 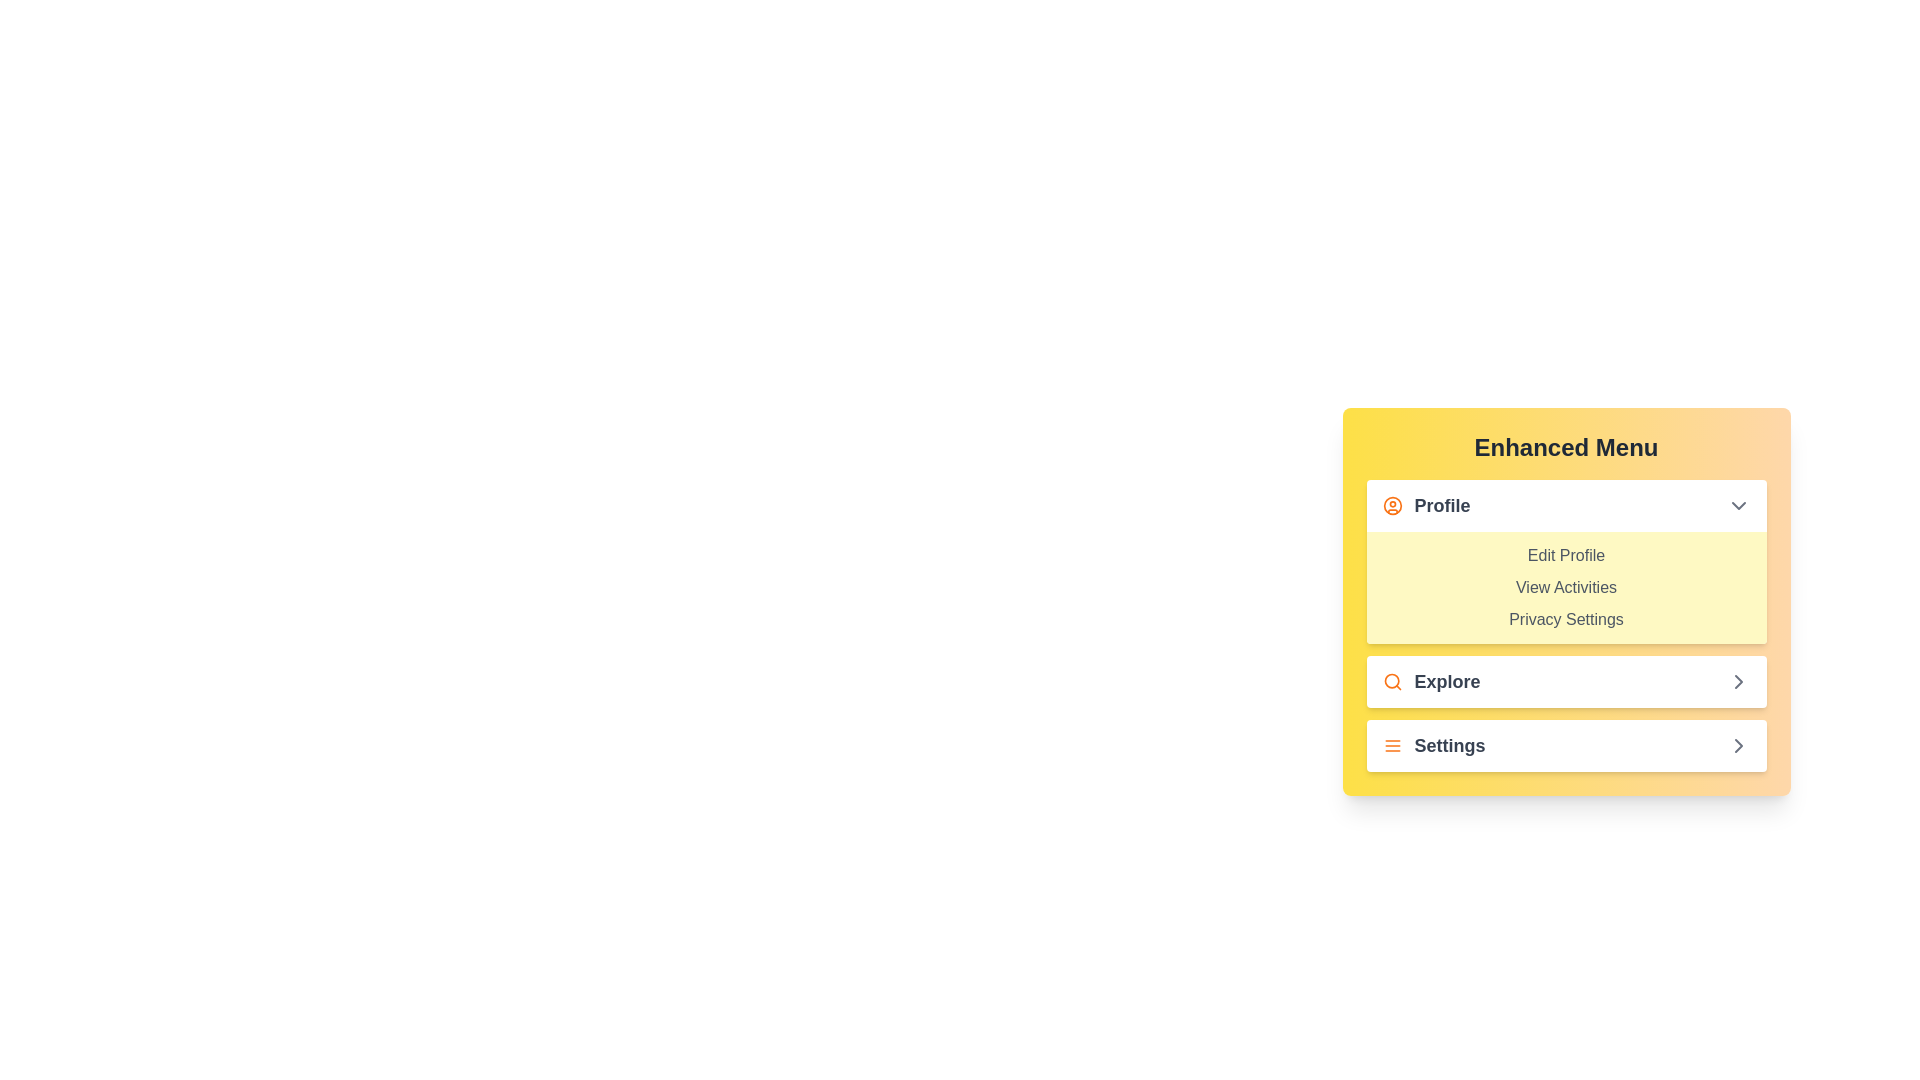 I want to click on the 'Privacy Settings' text link, so click(x=1565, y=624).